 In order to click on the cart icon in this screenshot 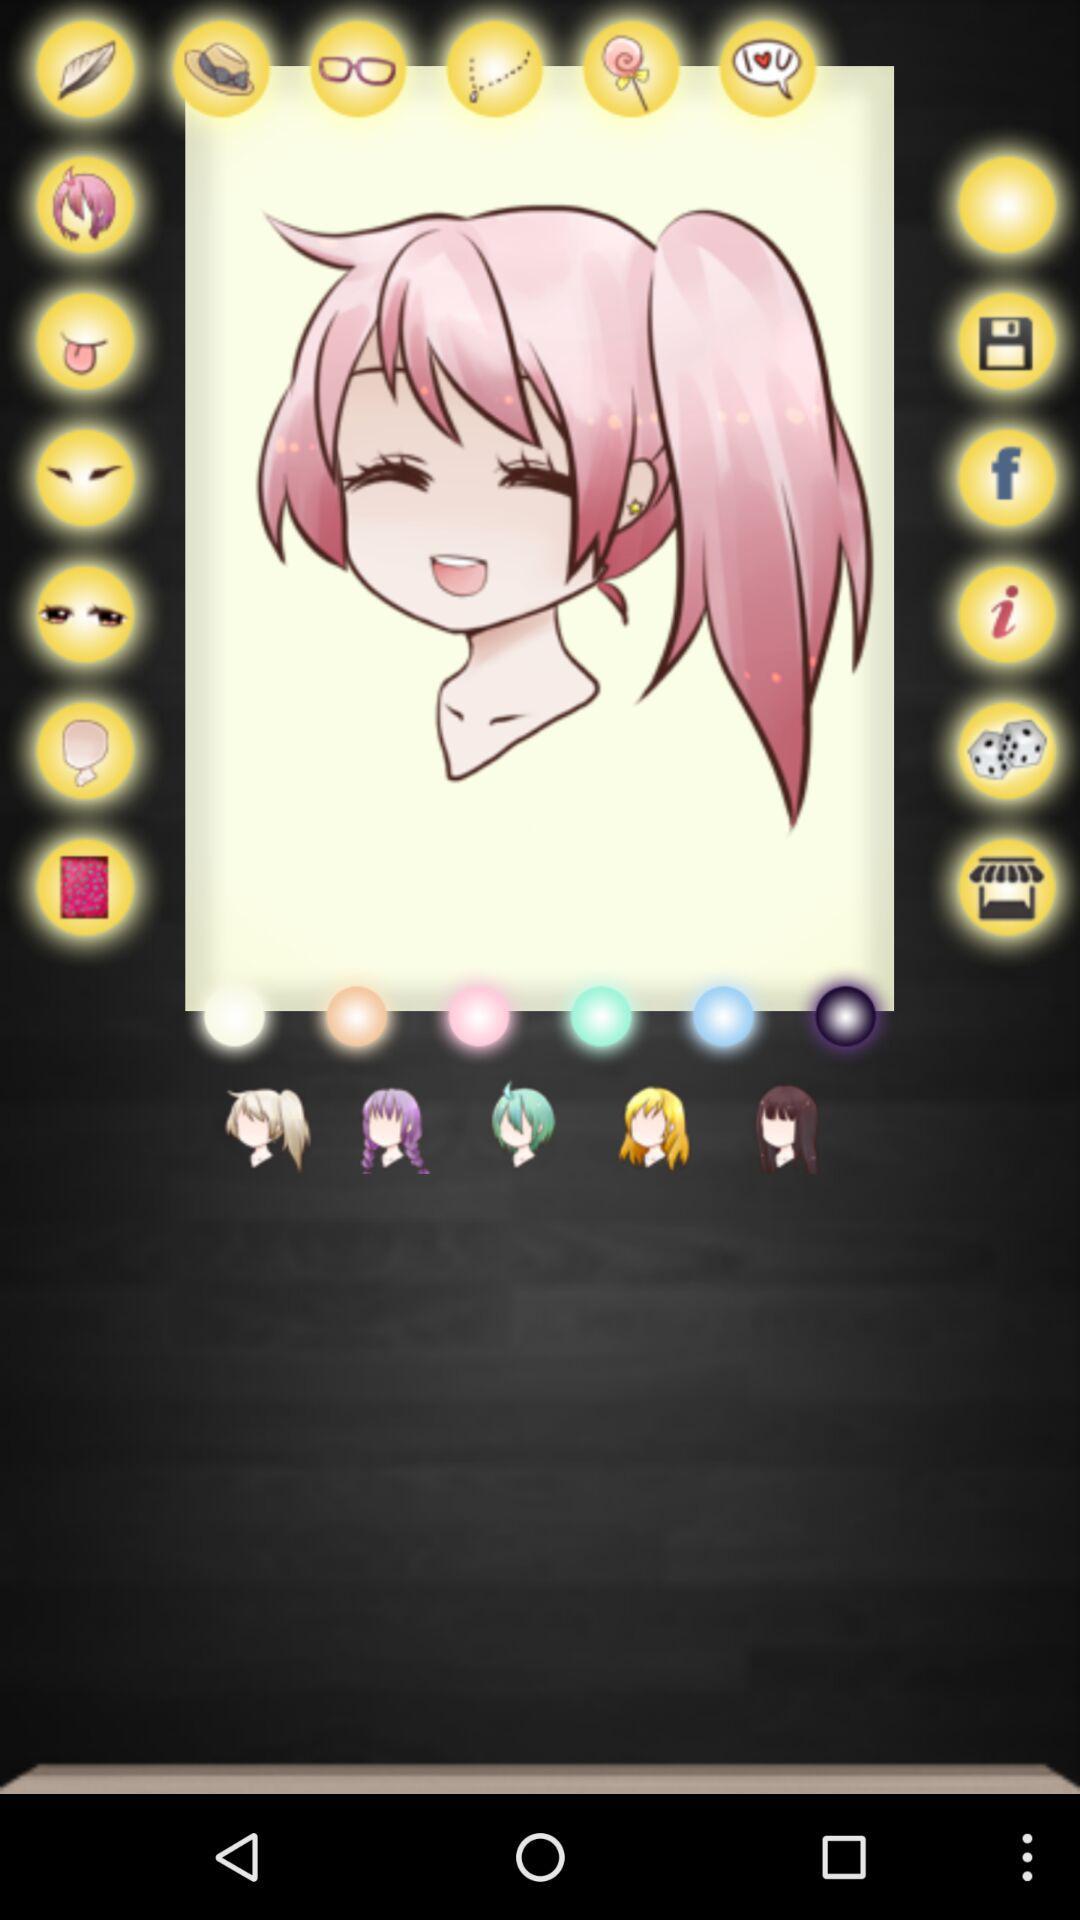, I will do `click(83, 365)`.